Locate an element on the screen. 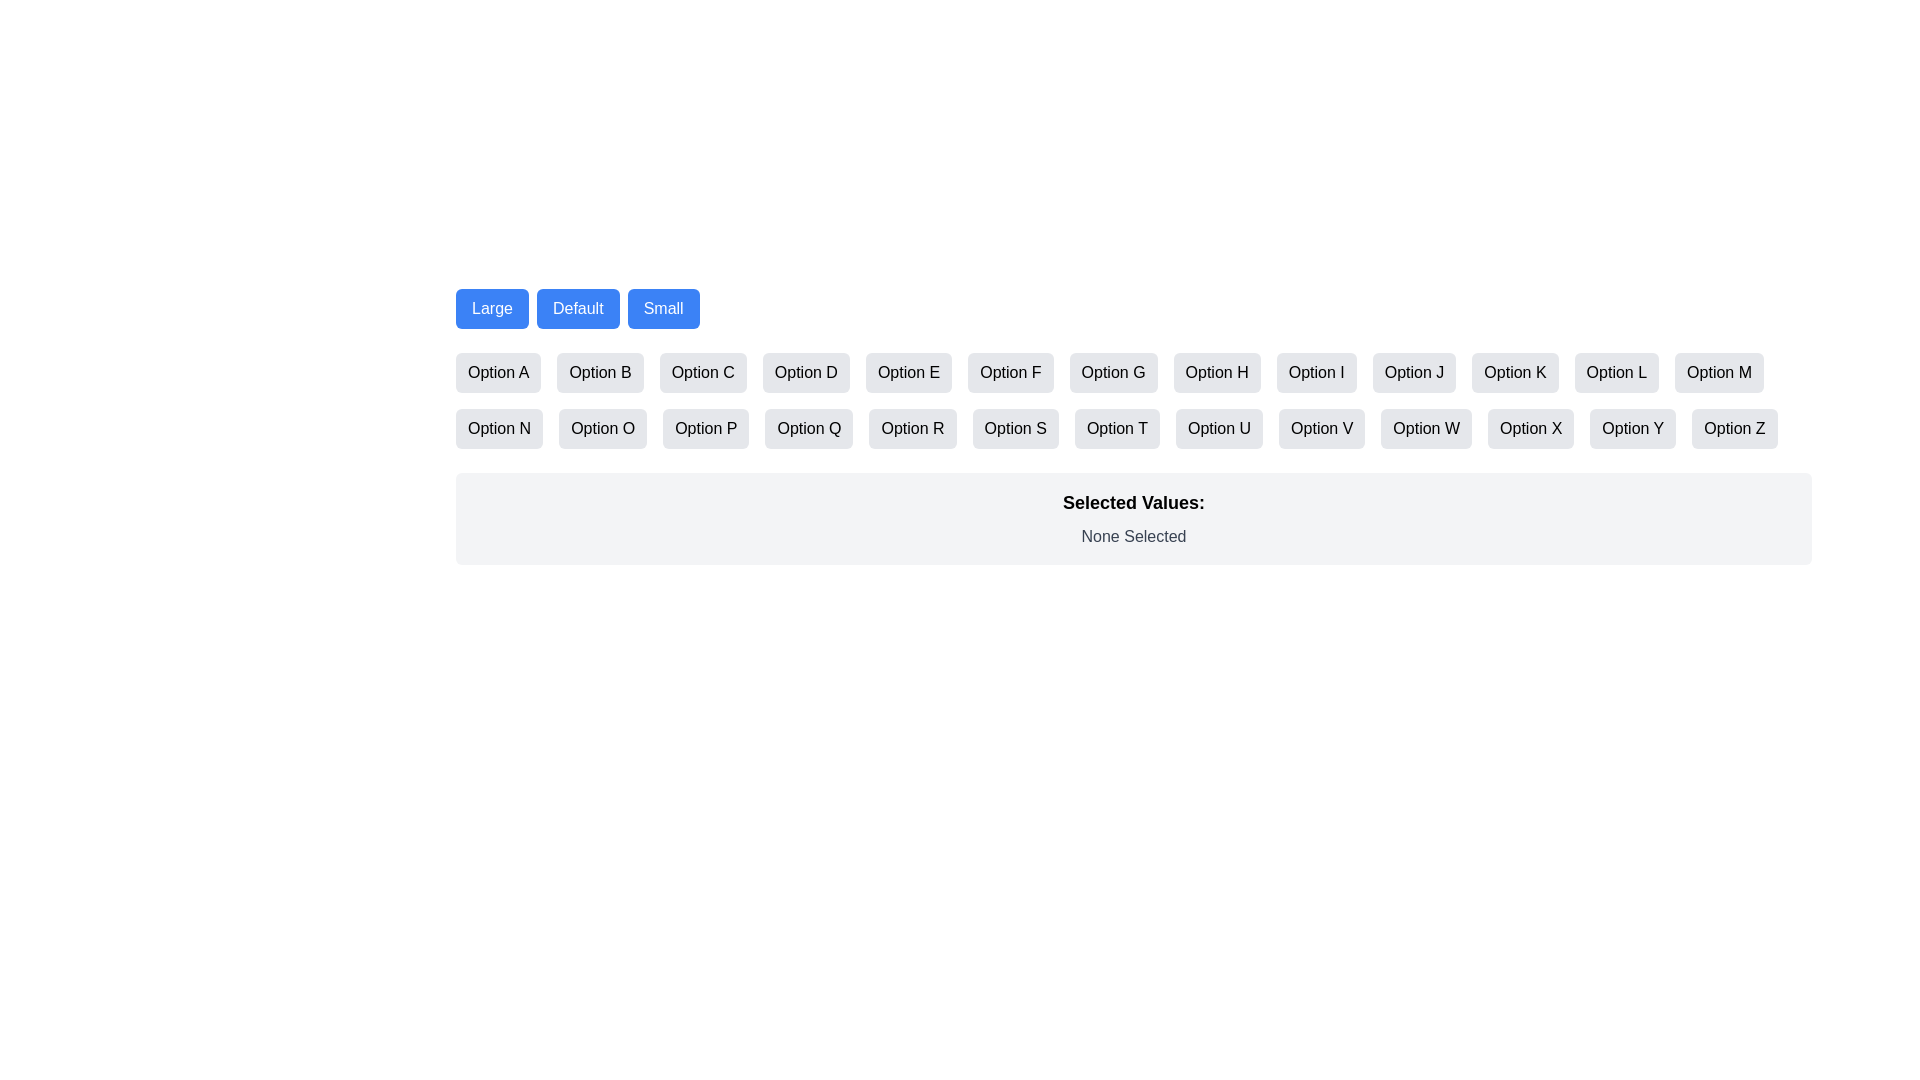  the rectangular button with a light gray background and the text 'Option X' centered in black font is located at coordinates (1530, 427).